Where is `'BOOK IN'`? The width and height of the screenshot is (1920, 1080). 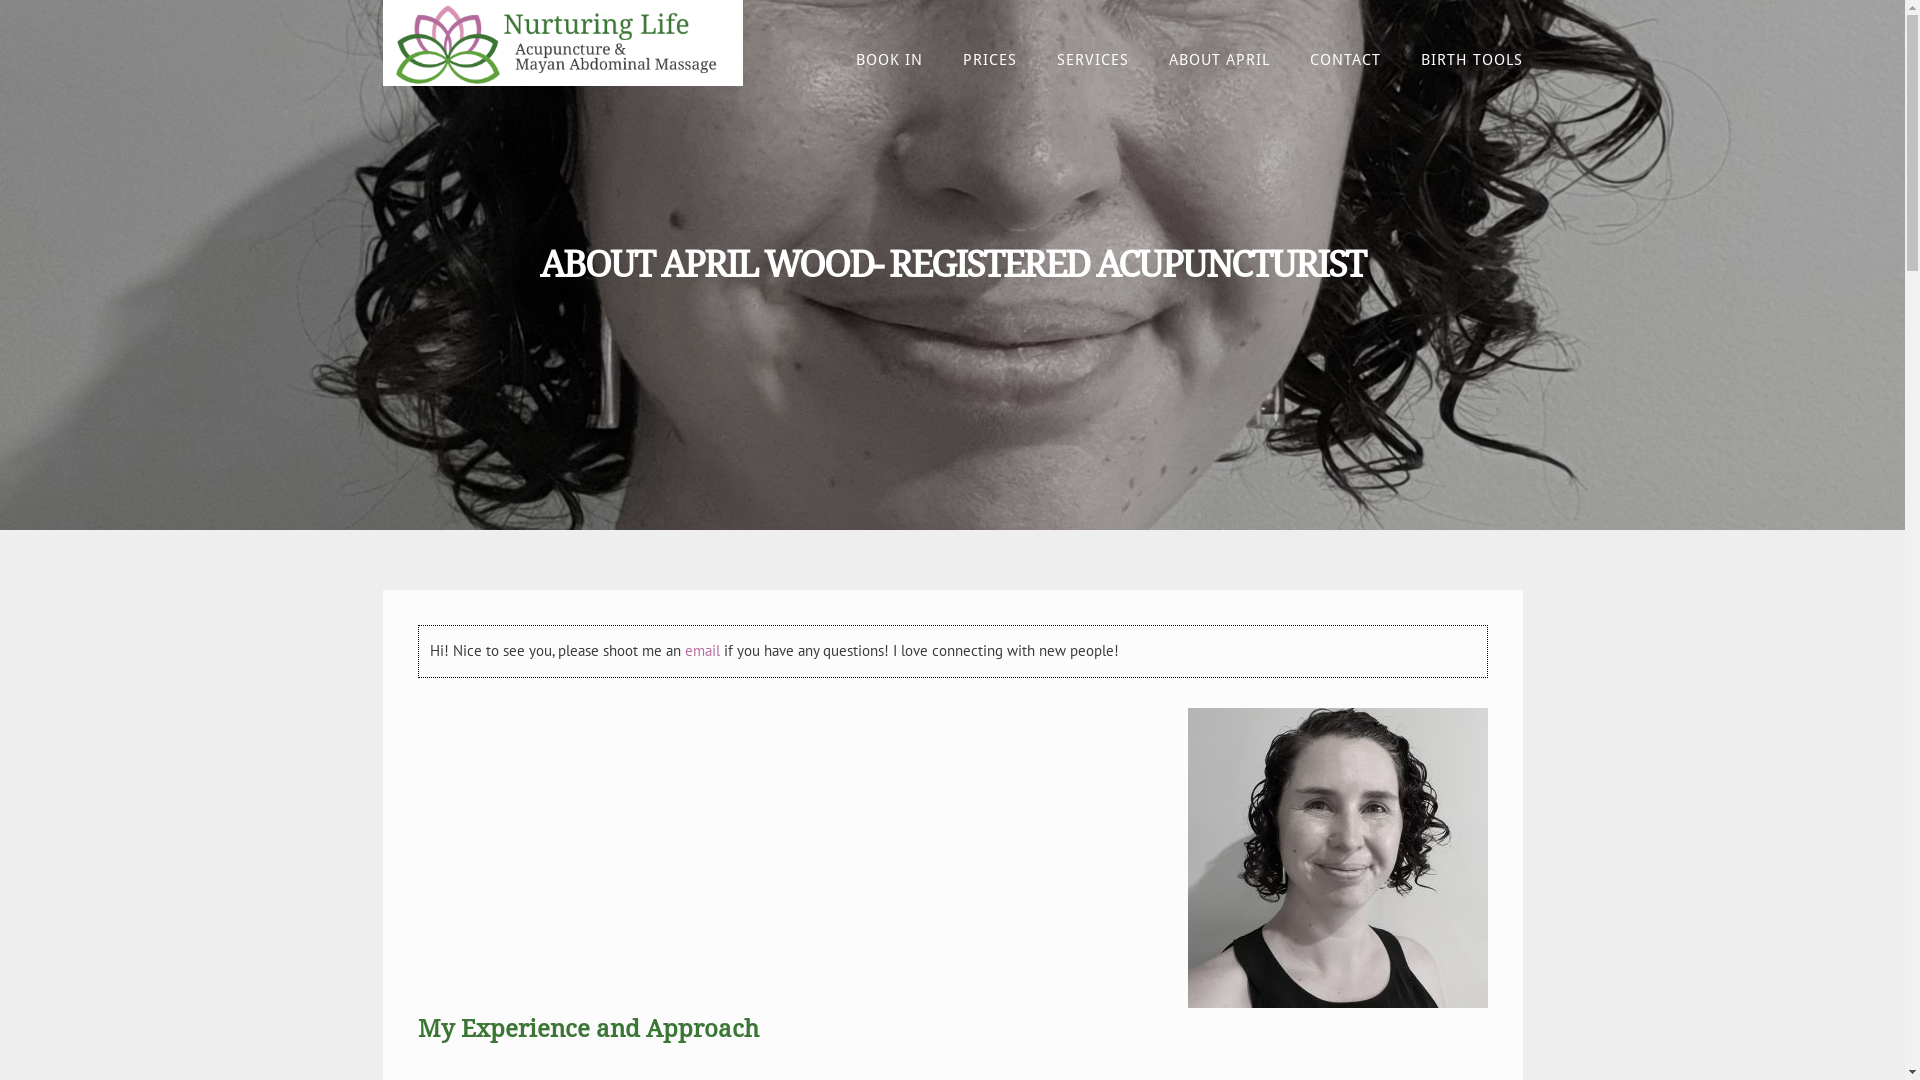 'BOOK IN' is located at coordinates (888, 59).